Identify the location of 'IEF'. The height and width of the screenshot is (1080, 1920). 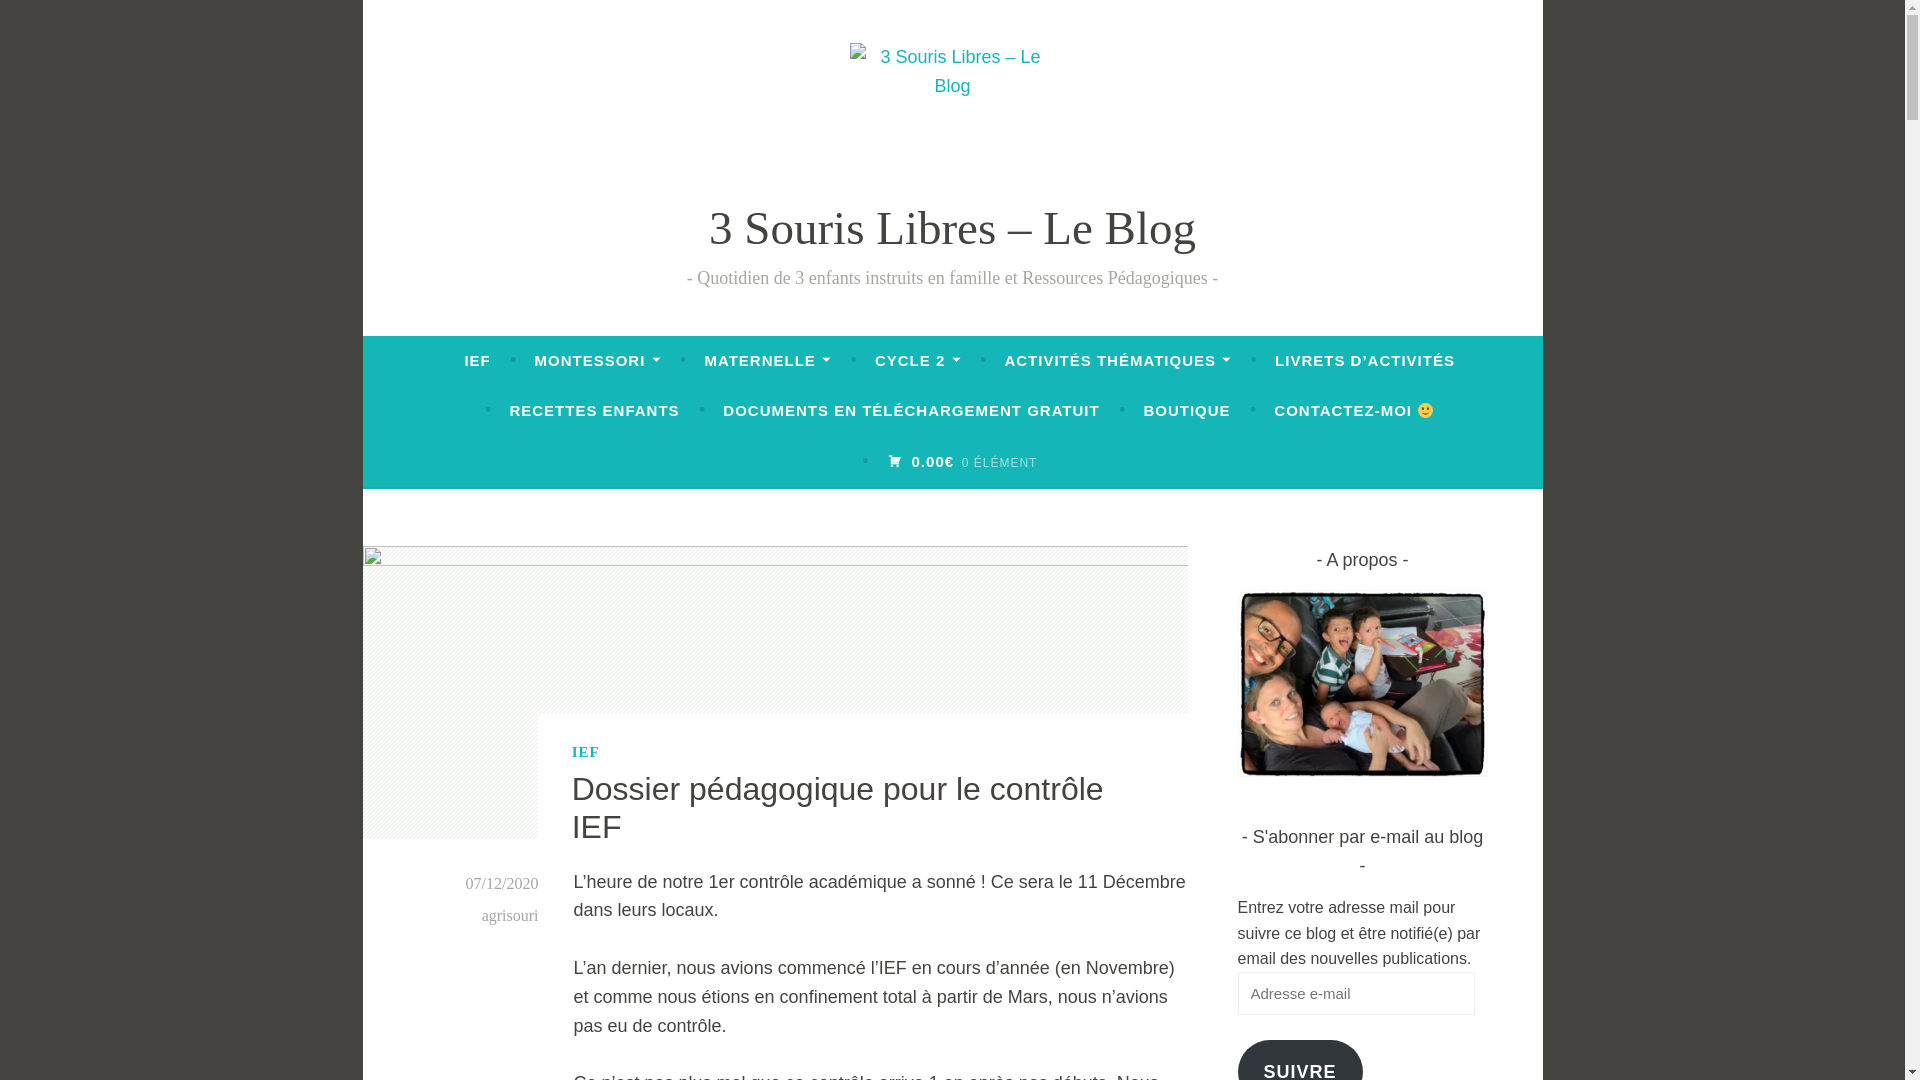
(584, 752).